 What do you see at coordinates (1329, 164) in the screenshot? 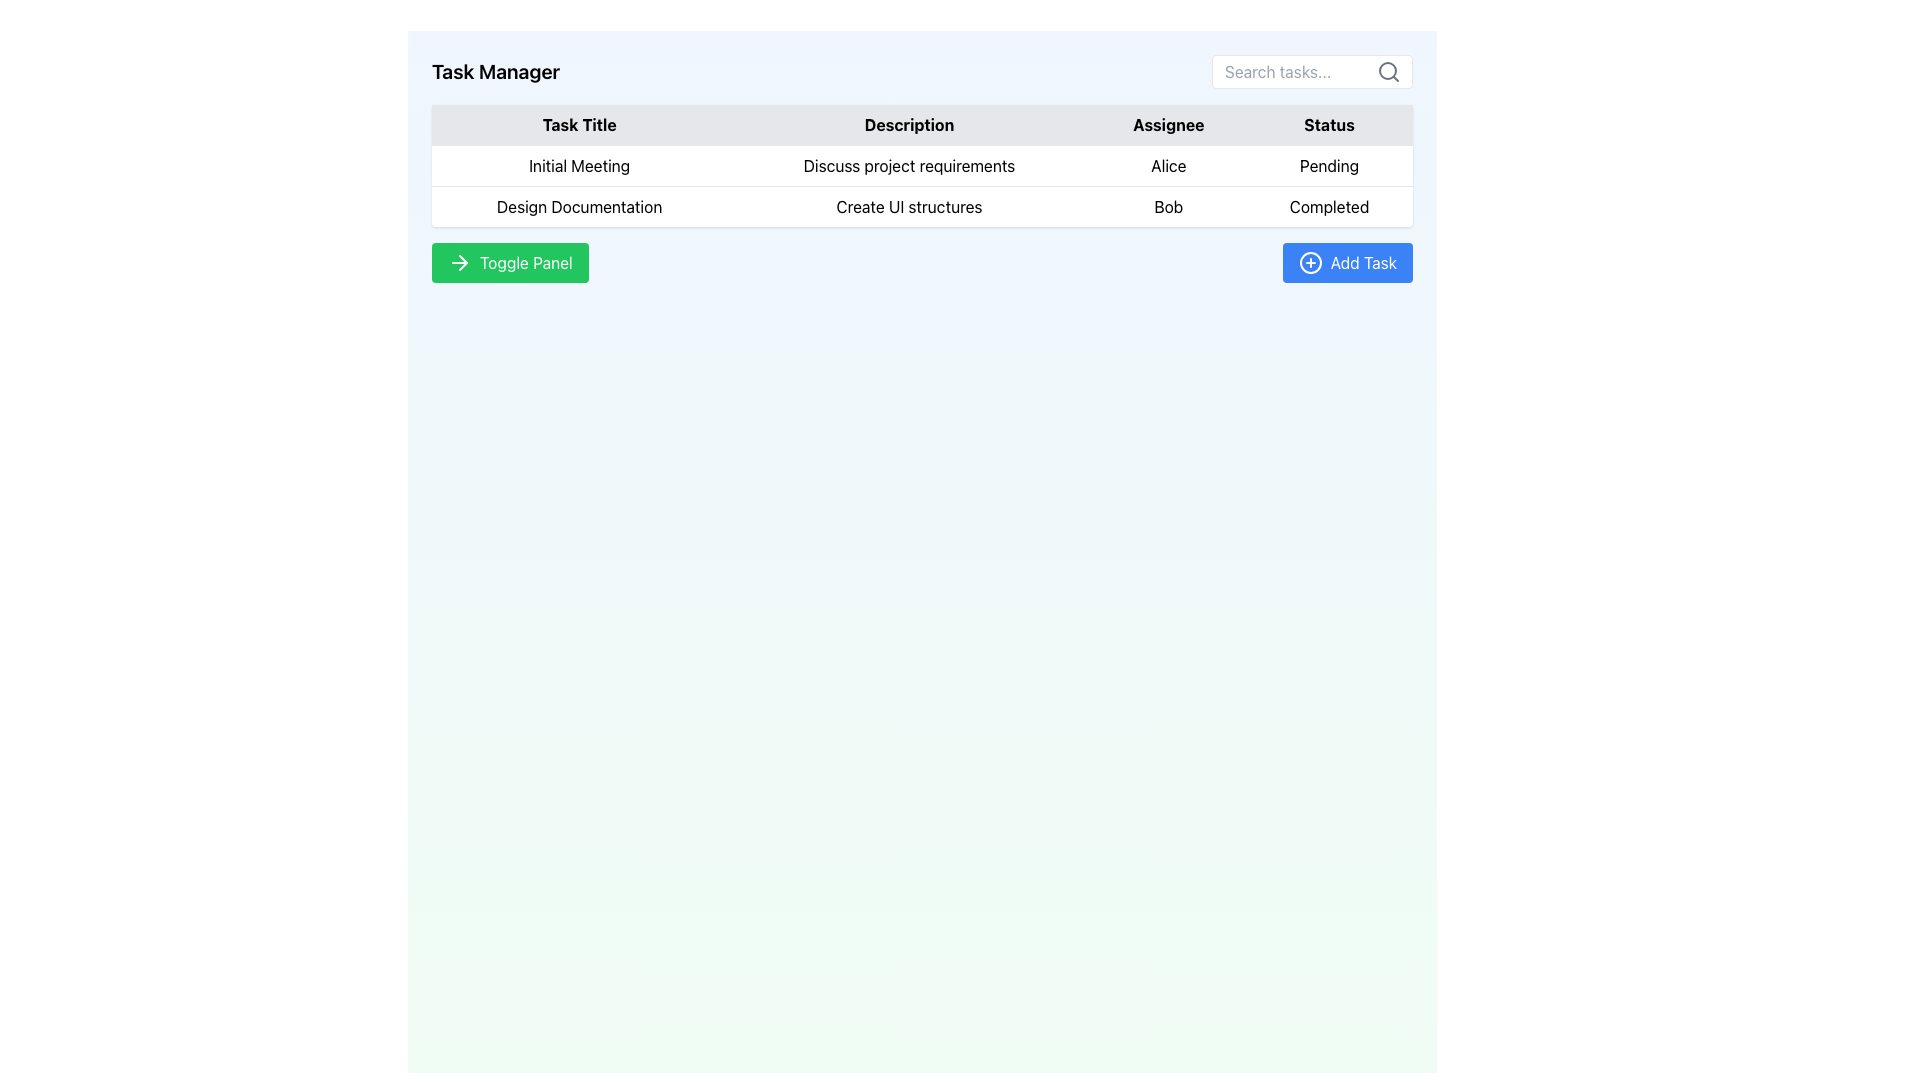
I see `the static text label indicating the status of the task titled 'Initial Meeting', located in the 'Status' column of the task table` at bounding box center [1329, 164].